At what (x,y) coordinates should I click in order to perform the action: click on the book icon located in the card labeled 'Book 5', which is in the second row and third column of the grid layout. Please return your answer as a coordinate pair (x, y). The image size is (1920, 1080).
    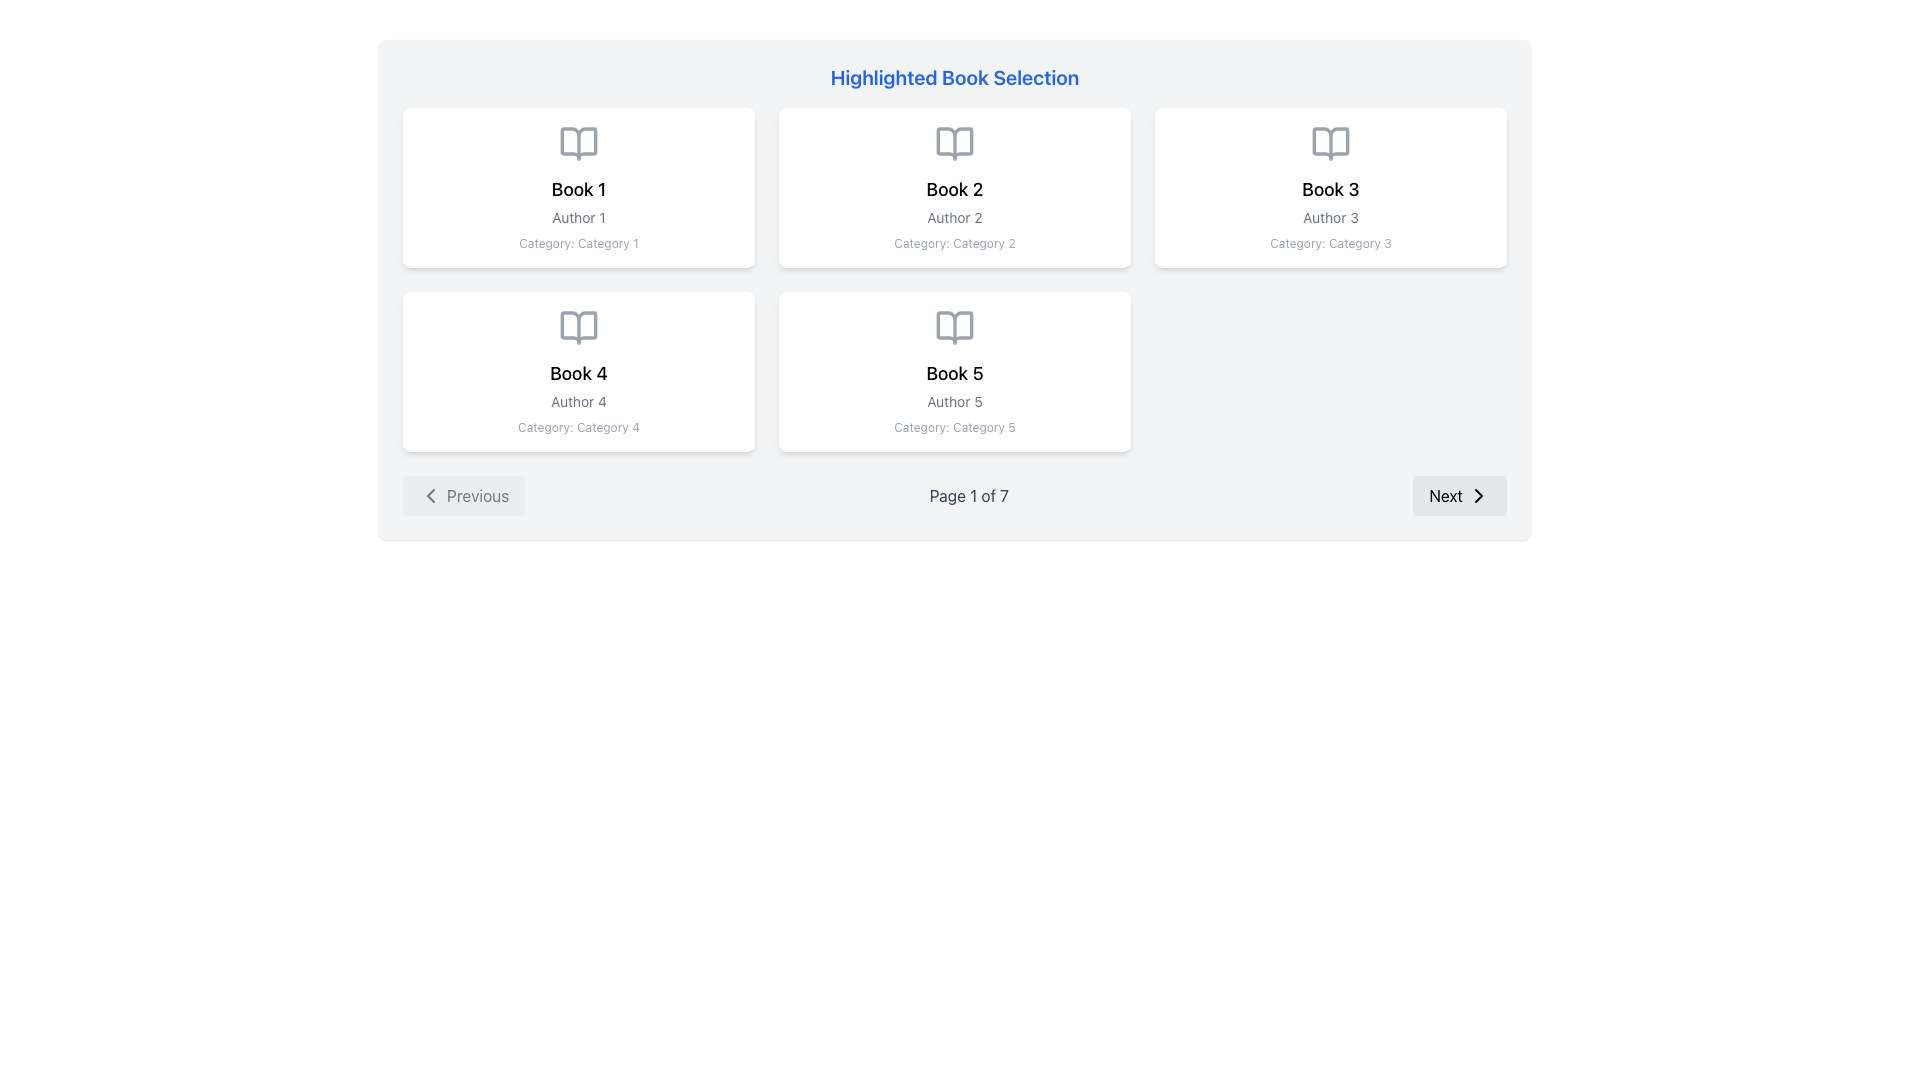
    Looking at the image, I should click on (954, 326).